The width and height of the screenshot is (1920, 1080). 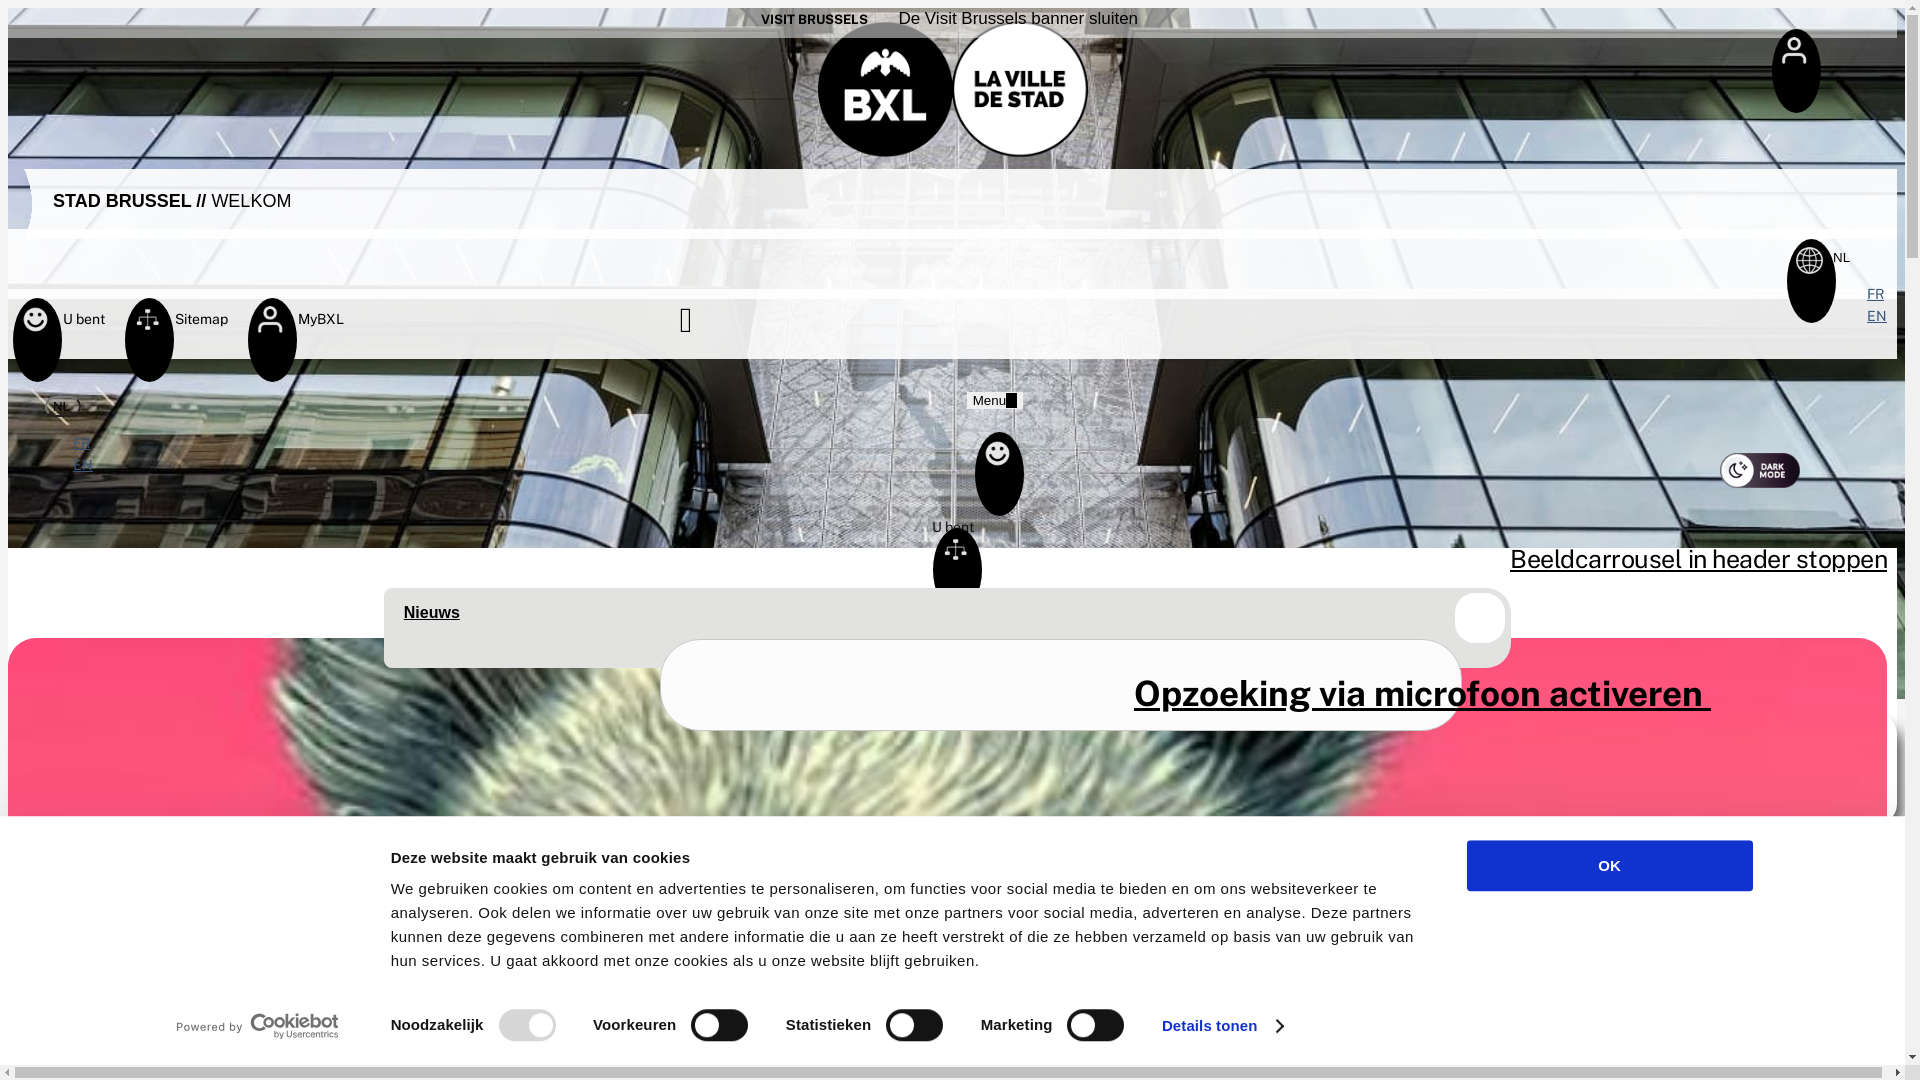 What do you see at coordinates (1842, 256) in the screenshot?
I see `'NL '` at bounding box center [1842, 256].